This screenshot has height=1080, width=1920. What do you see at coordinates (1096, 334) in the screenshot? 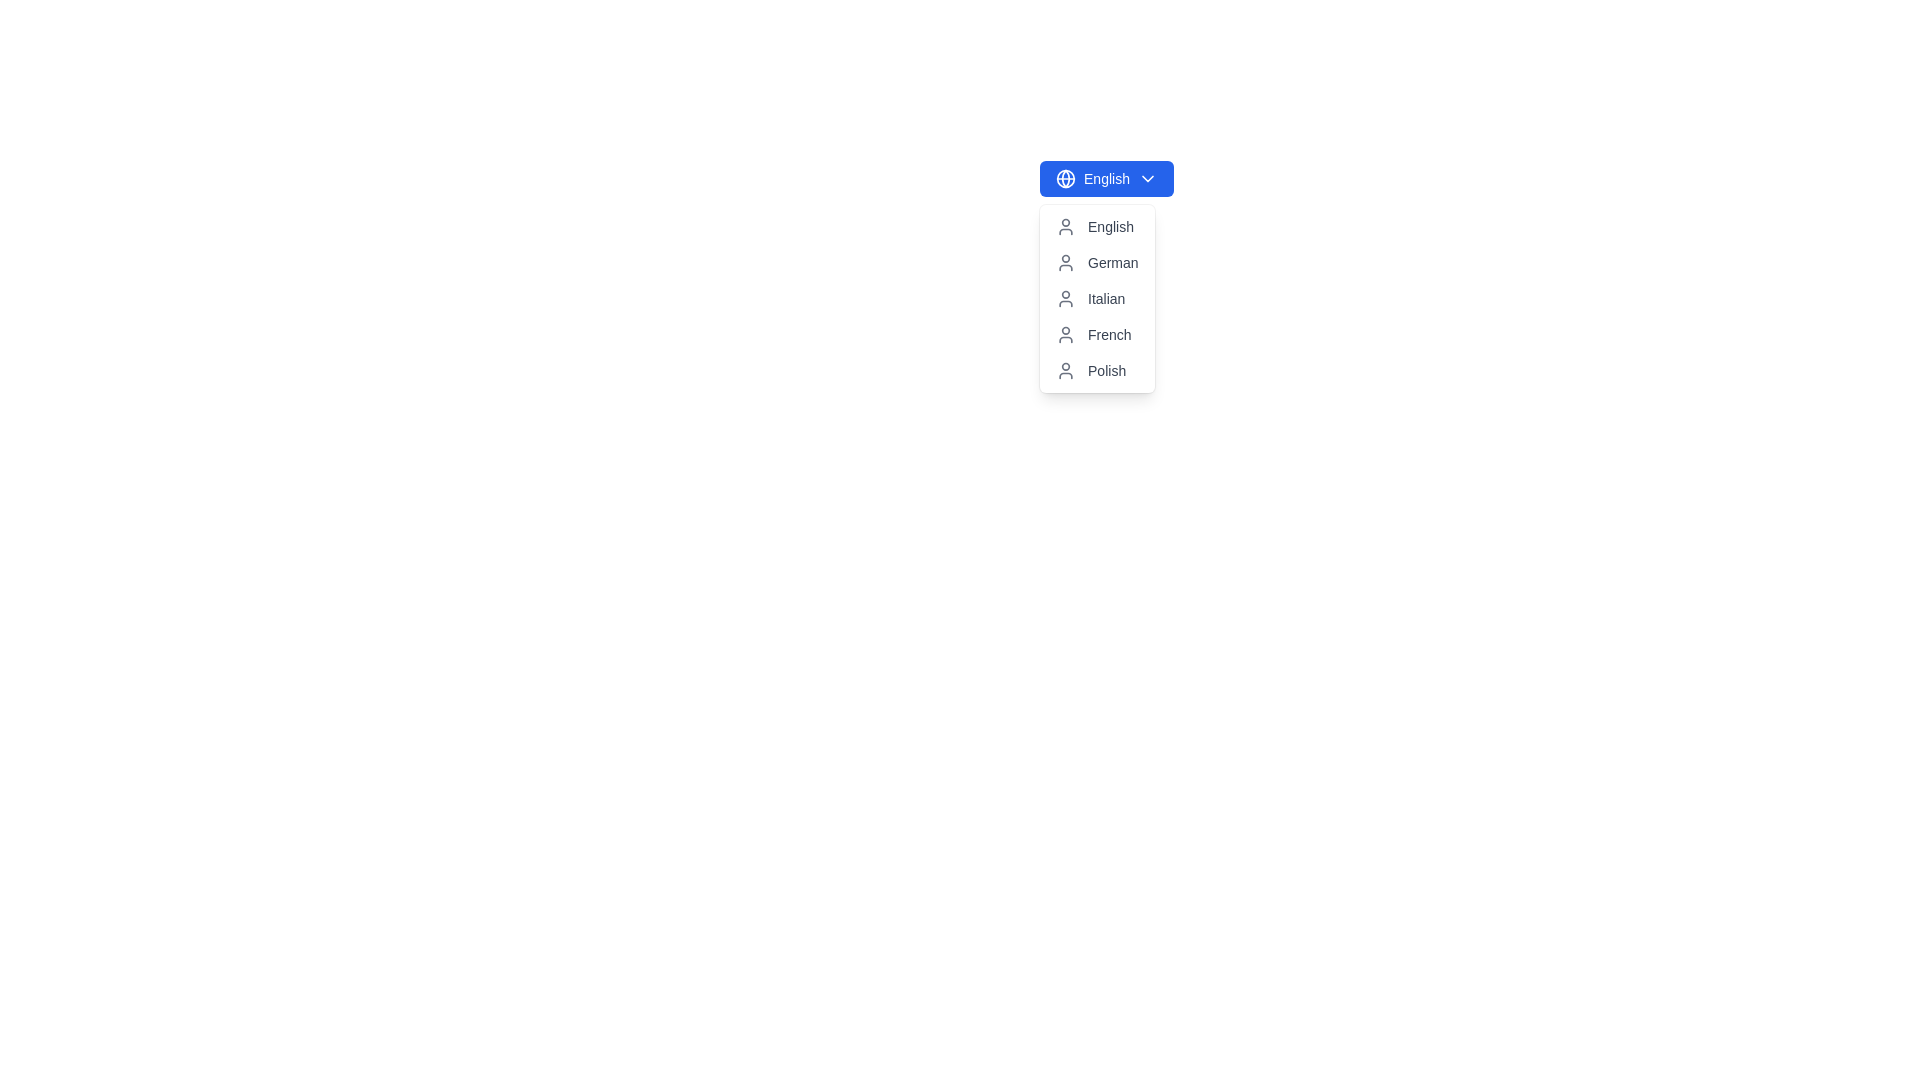
I see `the selectable list item labeled 'French' in the dropdown menu` at bounding box center [1096, 334].